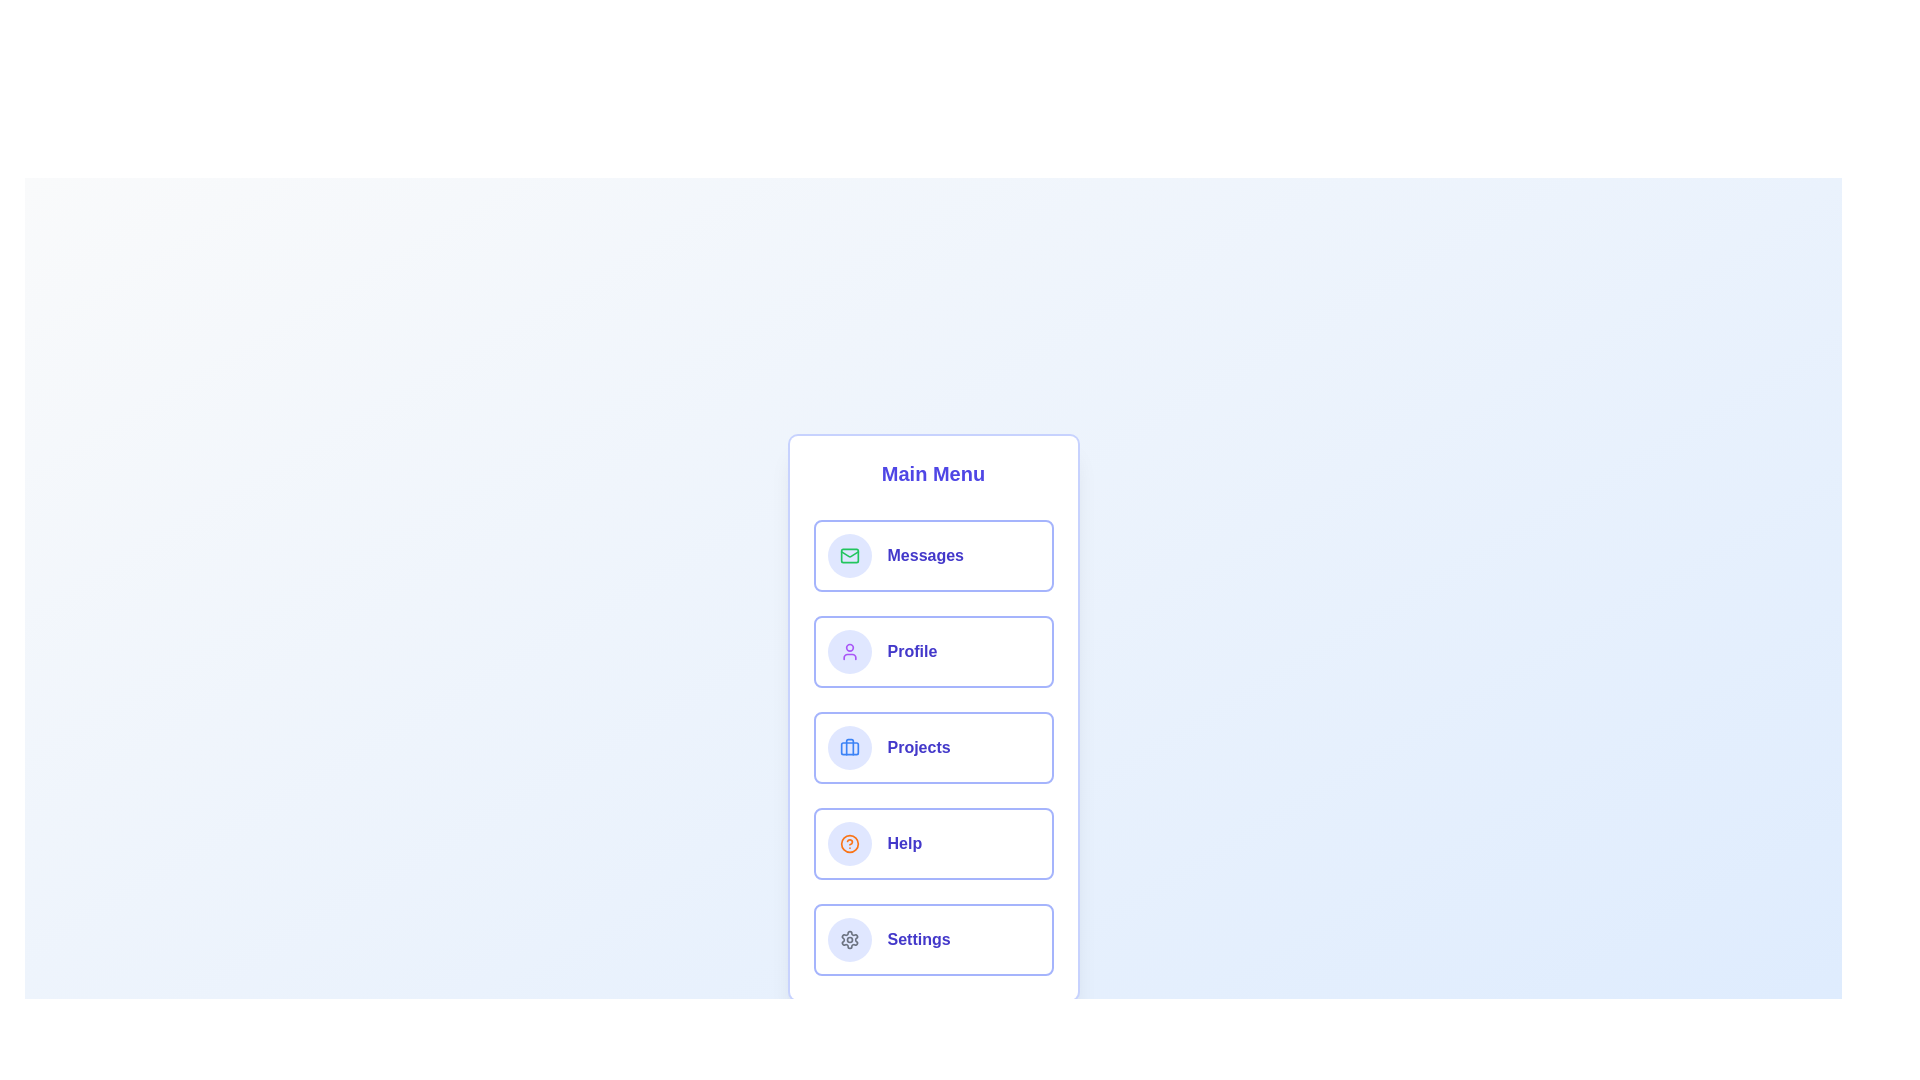 Image resolution: width=1920 pixels, height=1080 pixels. I want to click on the menu item labeled 'Settings' to observe the hover effect, so click(932, 940).